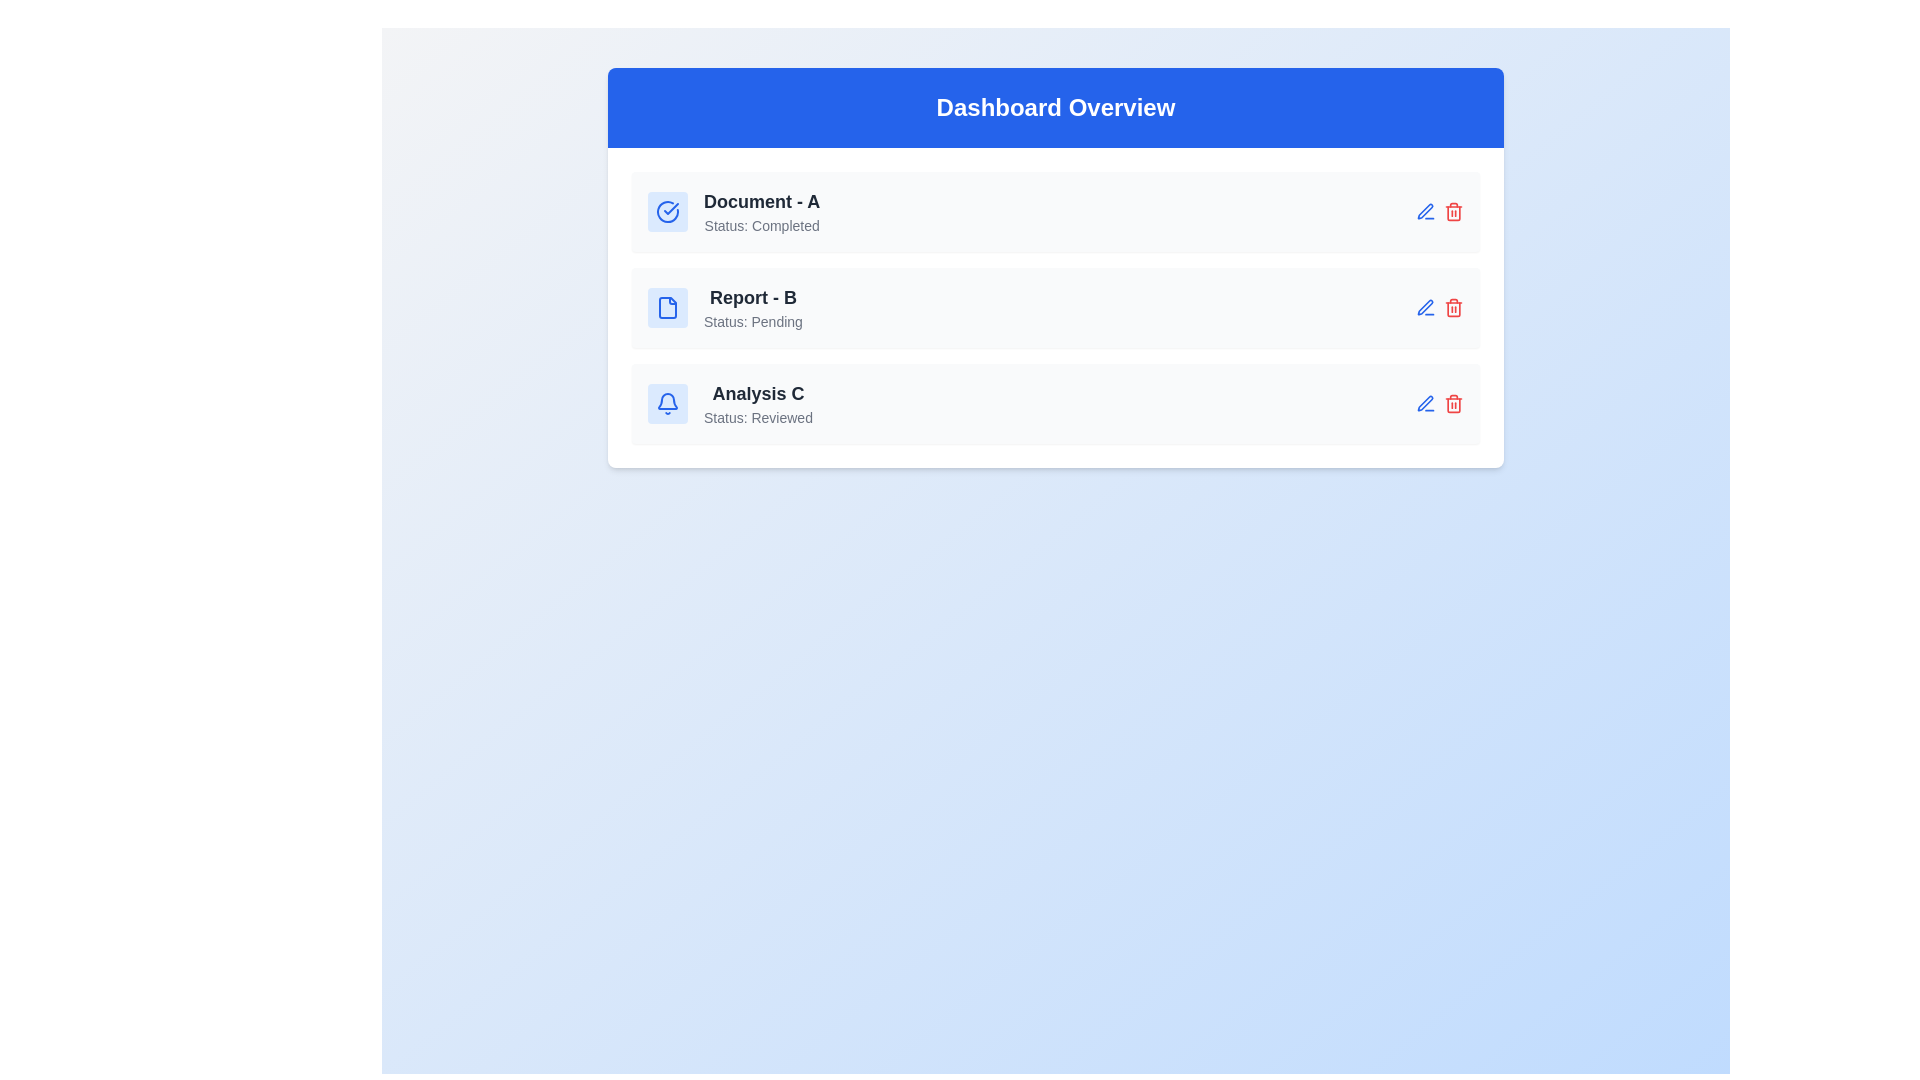 The width and height of the screenshot is (1920, 1080). I want to click on the circular icon with a blue outline and a checkmark overlay, which indicates a completed task, located to the left of the text 'Document - A' and 'Status: Completed', so click(667, 212).